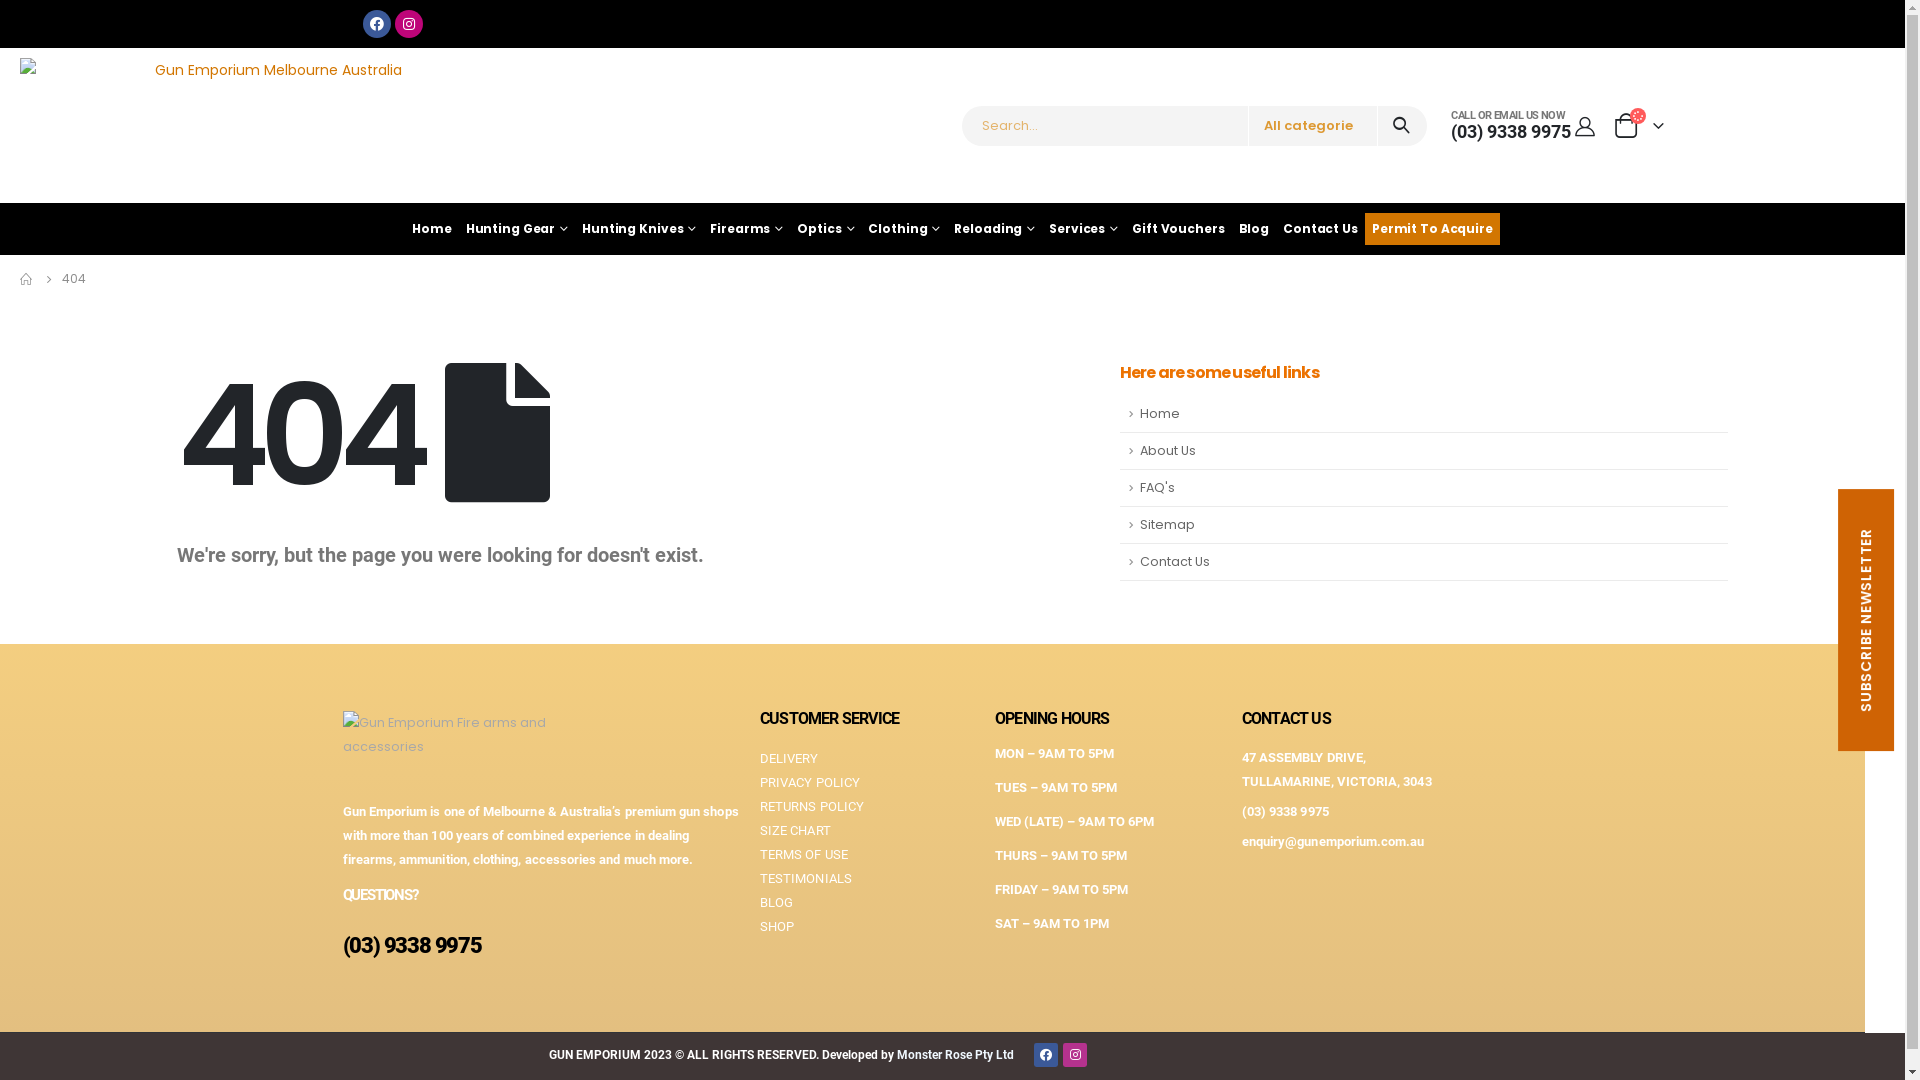  What do you see at coordinates (1082, 227) in the screenshot?
I see `'Services'` at bounding box center [1082, 227].